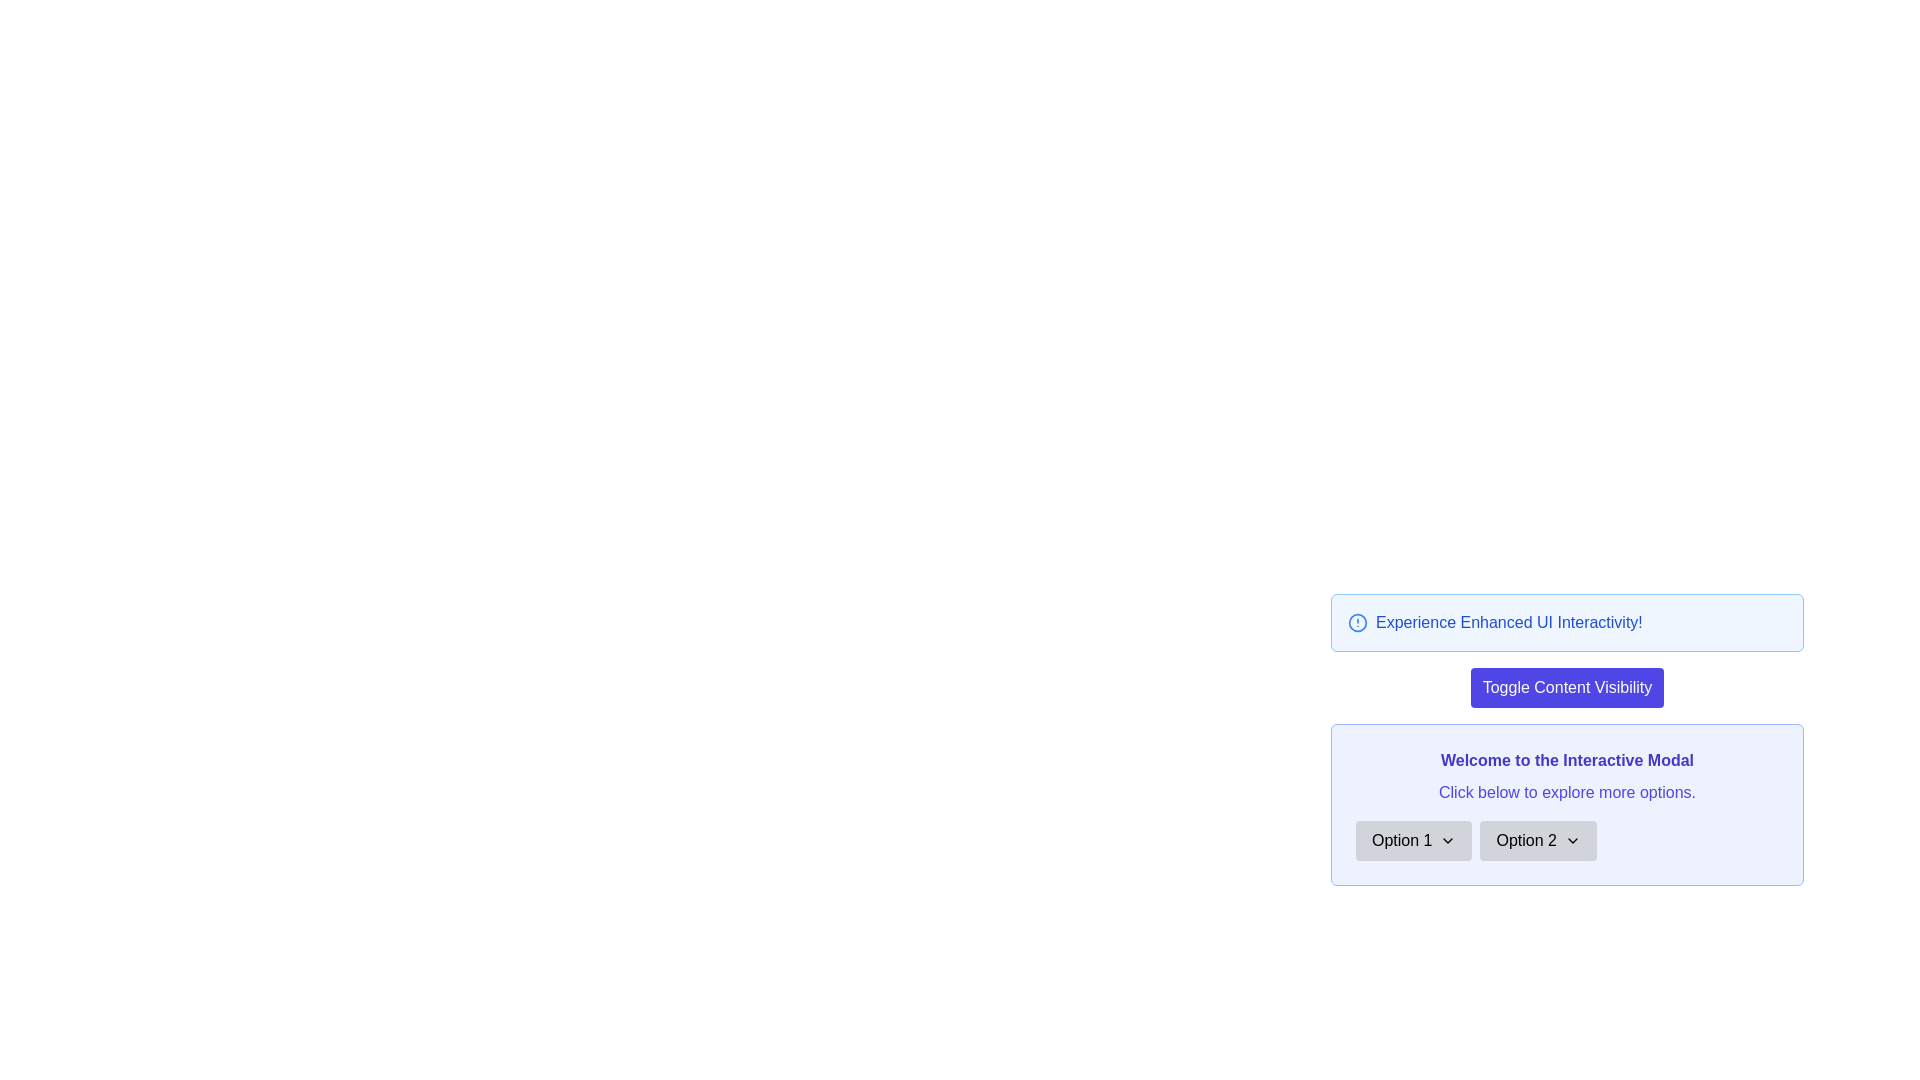 The width and height of the screenshot is (1920, 1080). Describe the element at coordinates (1566, 792) in the screenshot. I see `the Static Text Label located in the modal dialog box, directly beneath the title 'Welcome to the Interactive Modal' and above the buttons 'Option 1' and 'Option 2'` at that location.